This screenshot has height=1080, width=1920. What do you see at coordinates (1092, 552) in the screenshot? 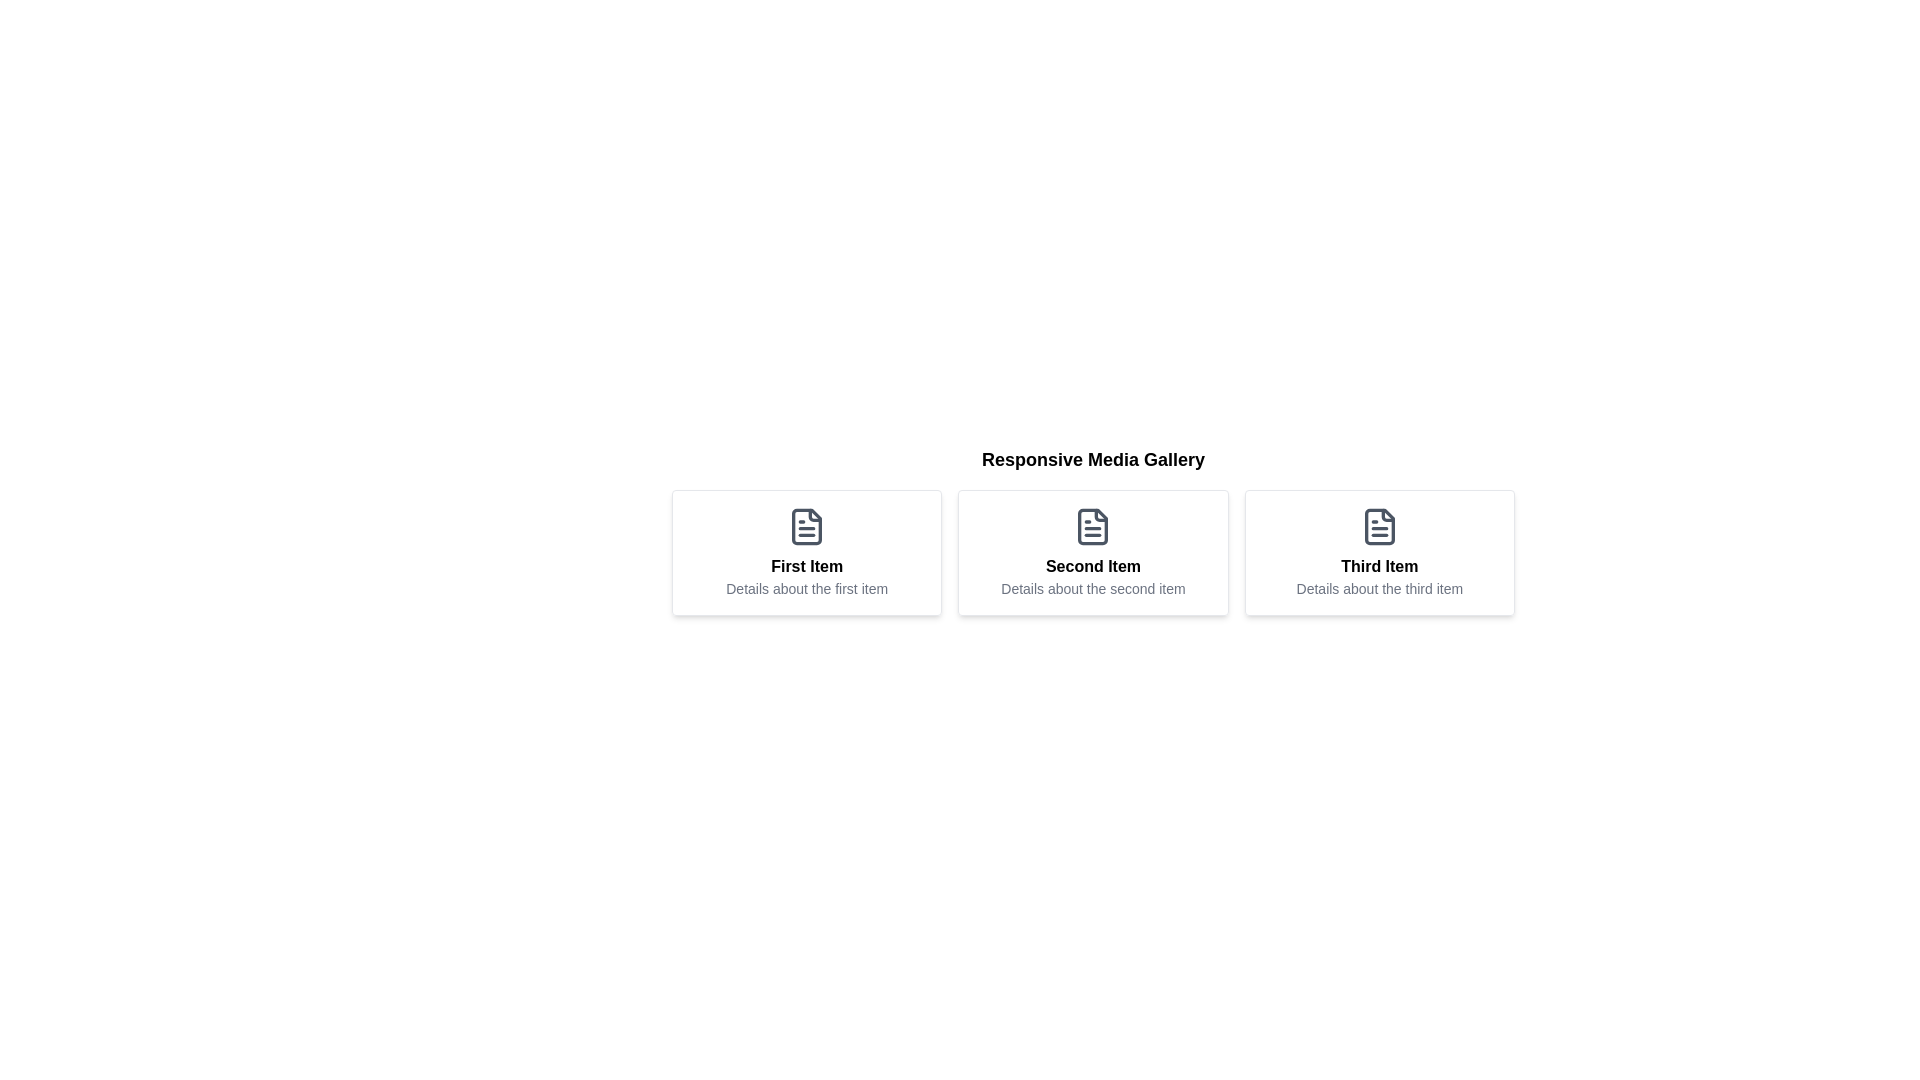
I see `the second card in the grid layout below the title 'Responsive Media Gallery'` at bounding box center [1092, 552].